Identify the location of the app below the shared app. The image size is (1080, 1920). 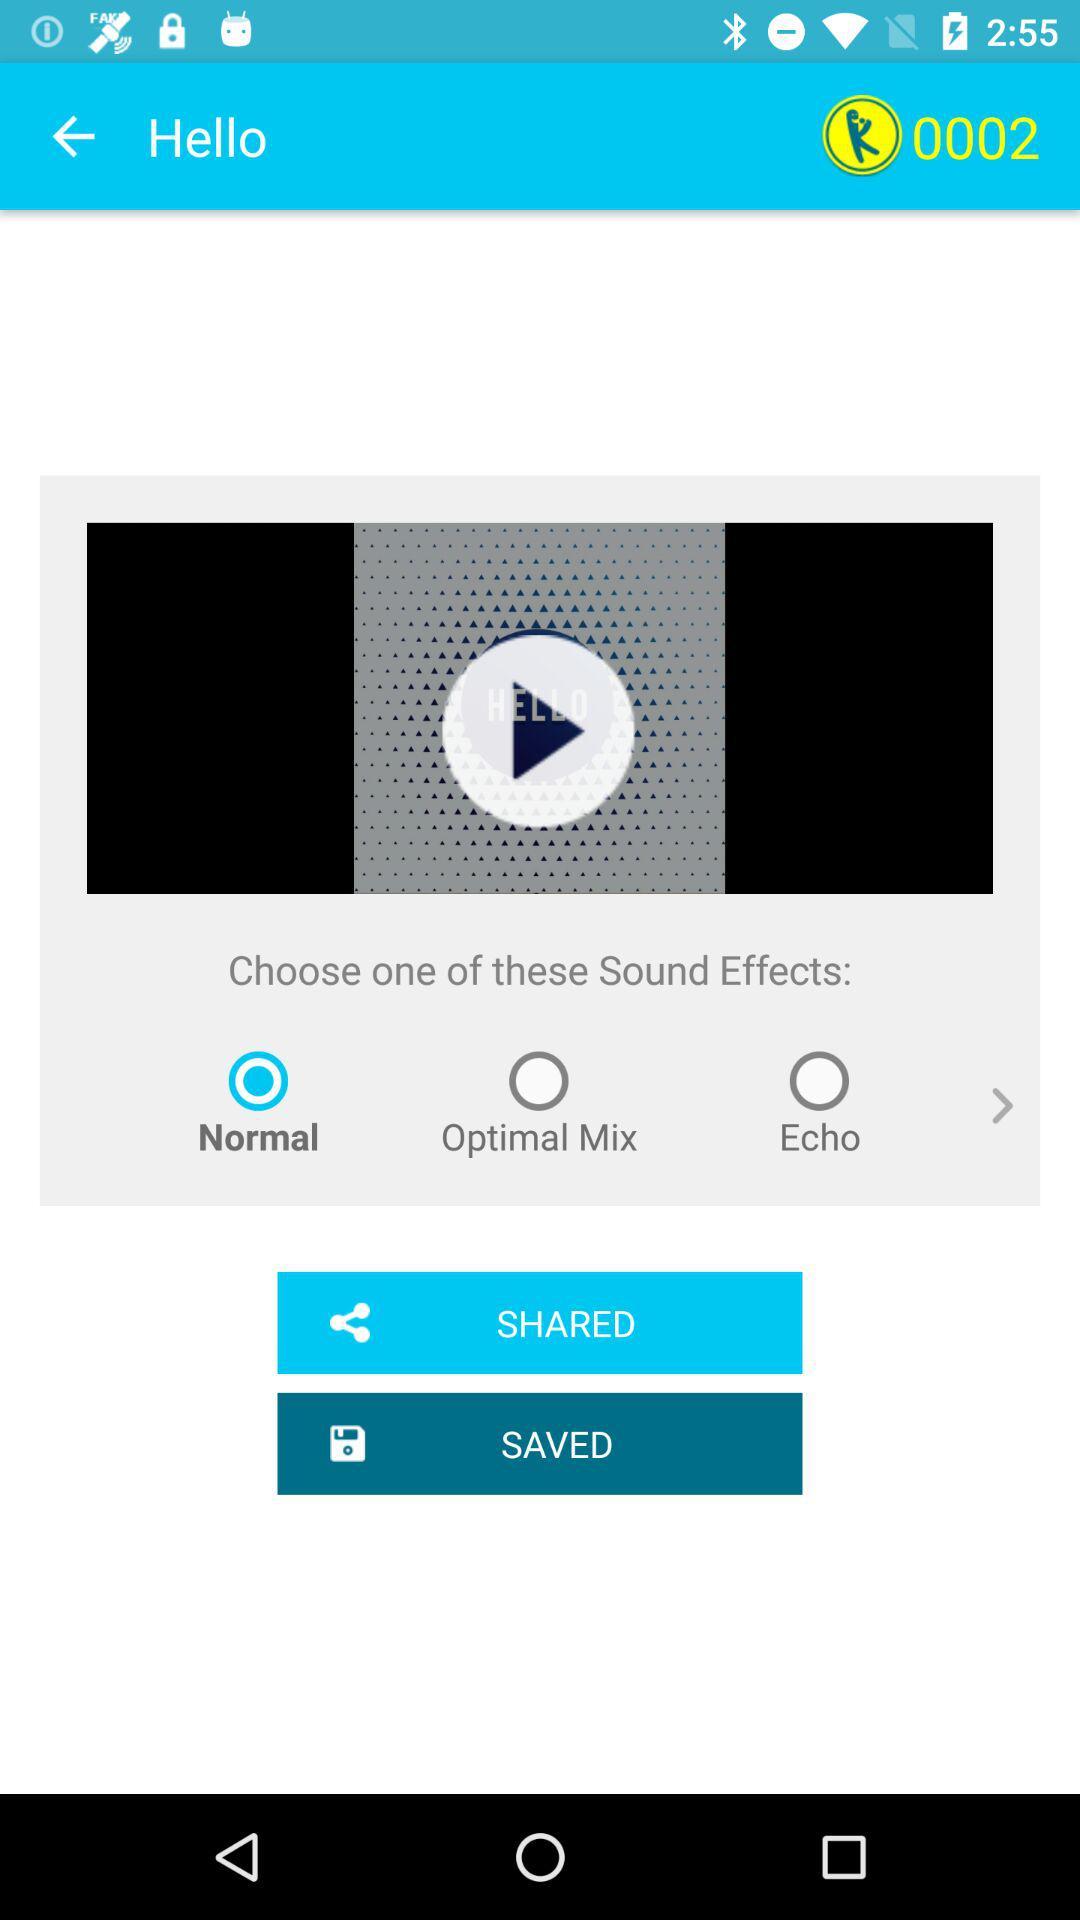
(540, 1443).